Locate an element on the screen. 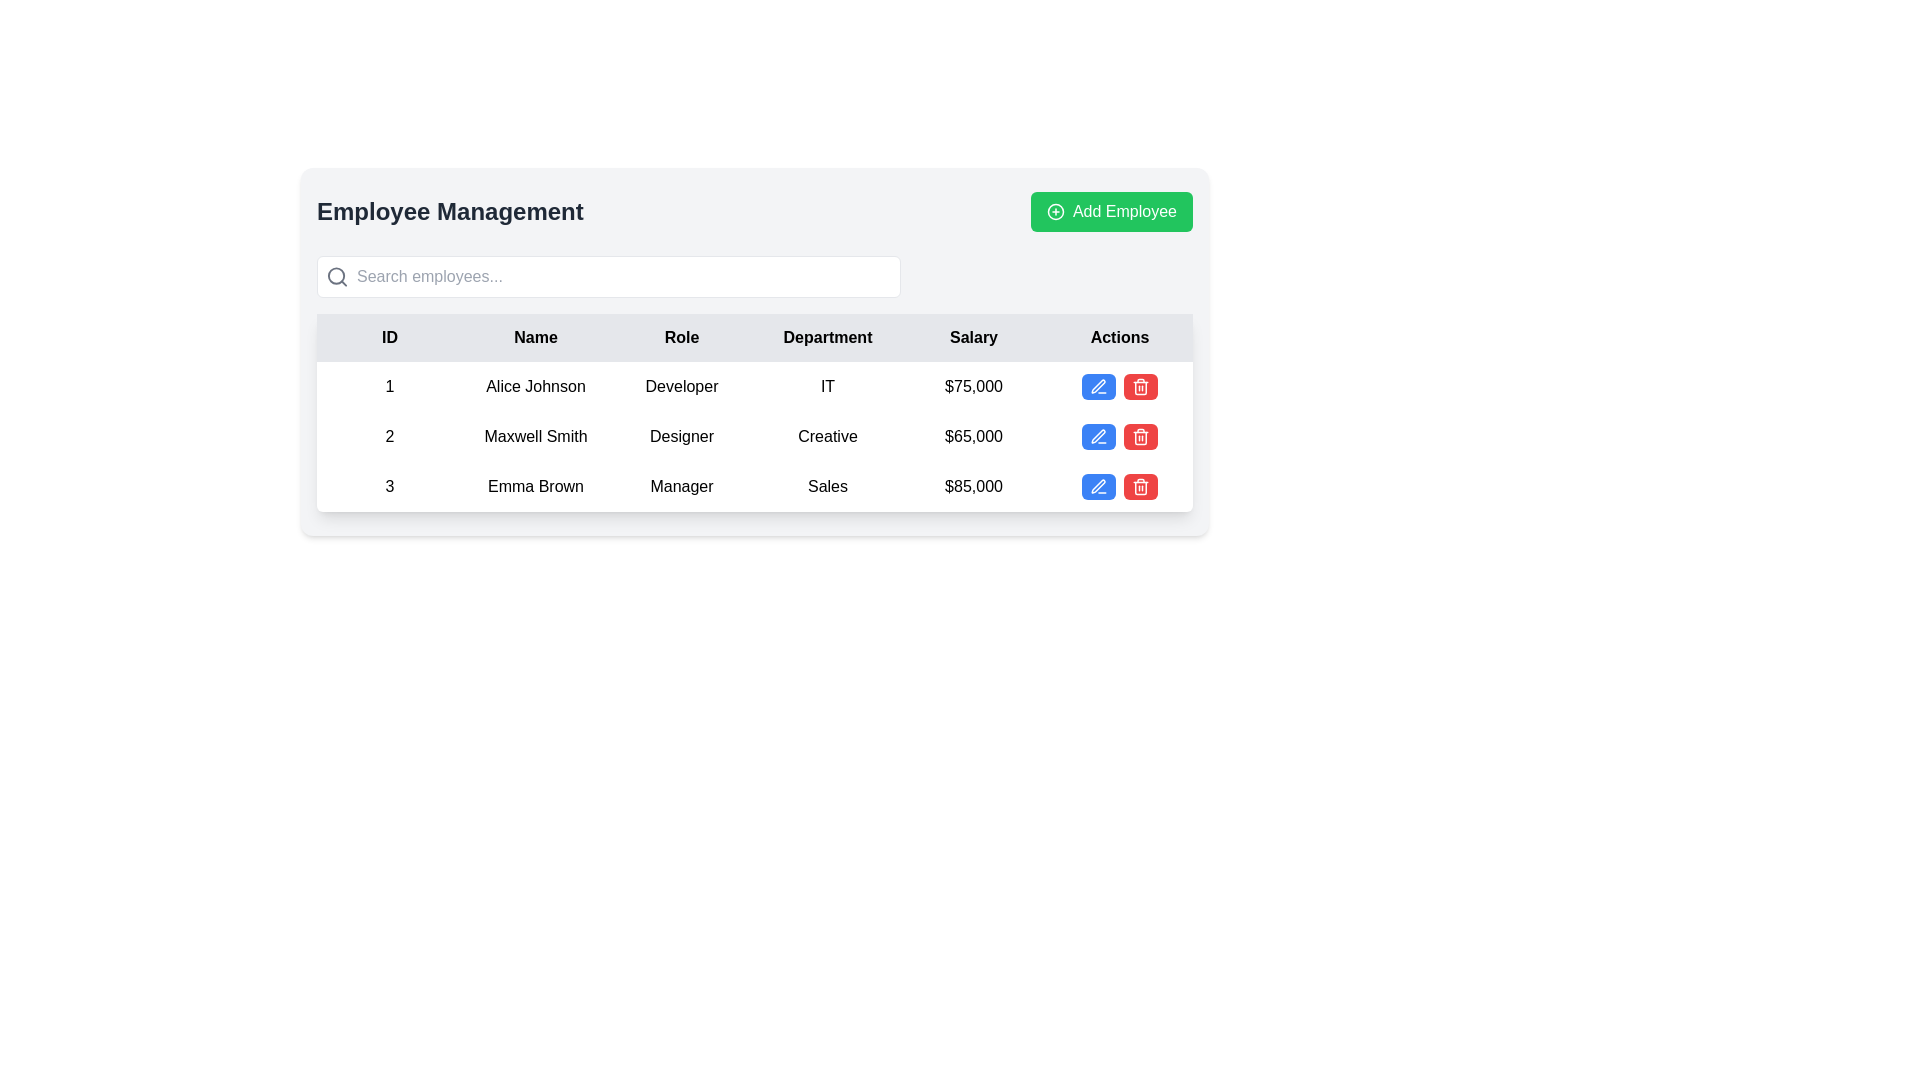 This screenshot has width=1920, height=1080. the rightmost button in the 'Actions' column of the employee table is located at coordinates (1141, 435).